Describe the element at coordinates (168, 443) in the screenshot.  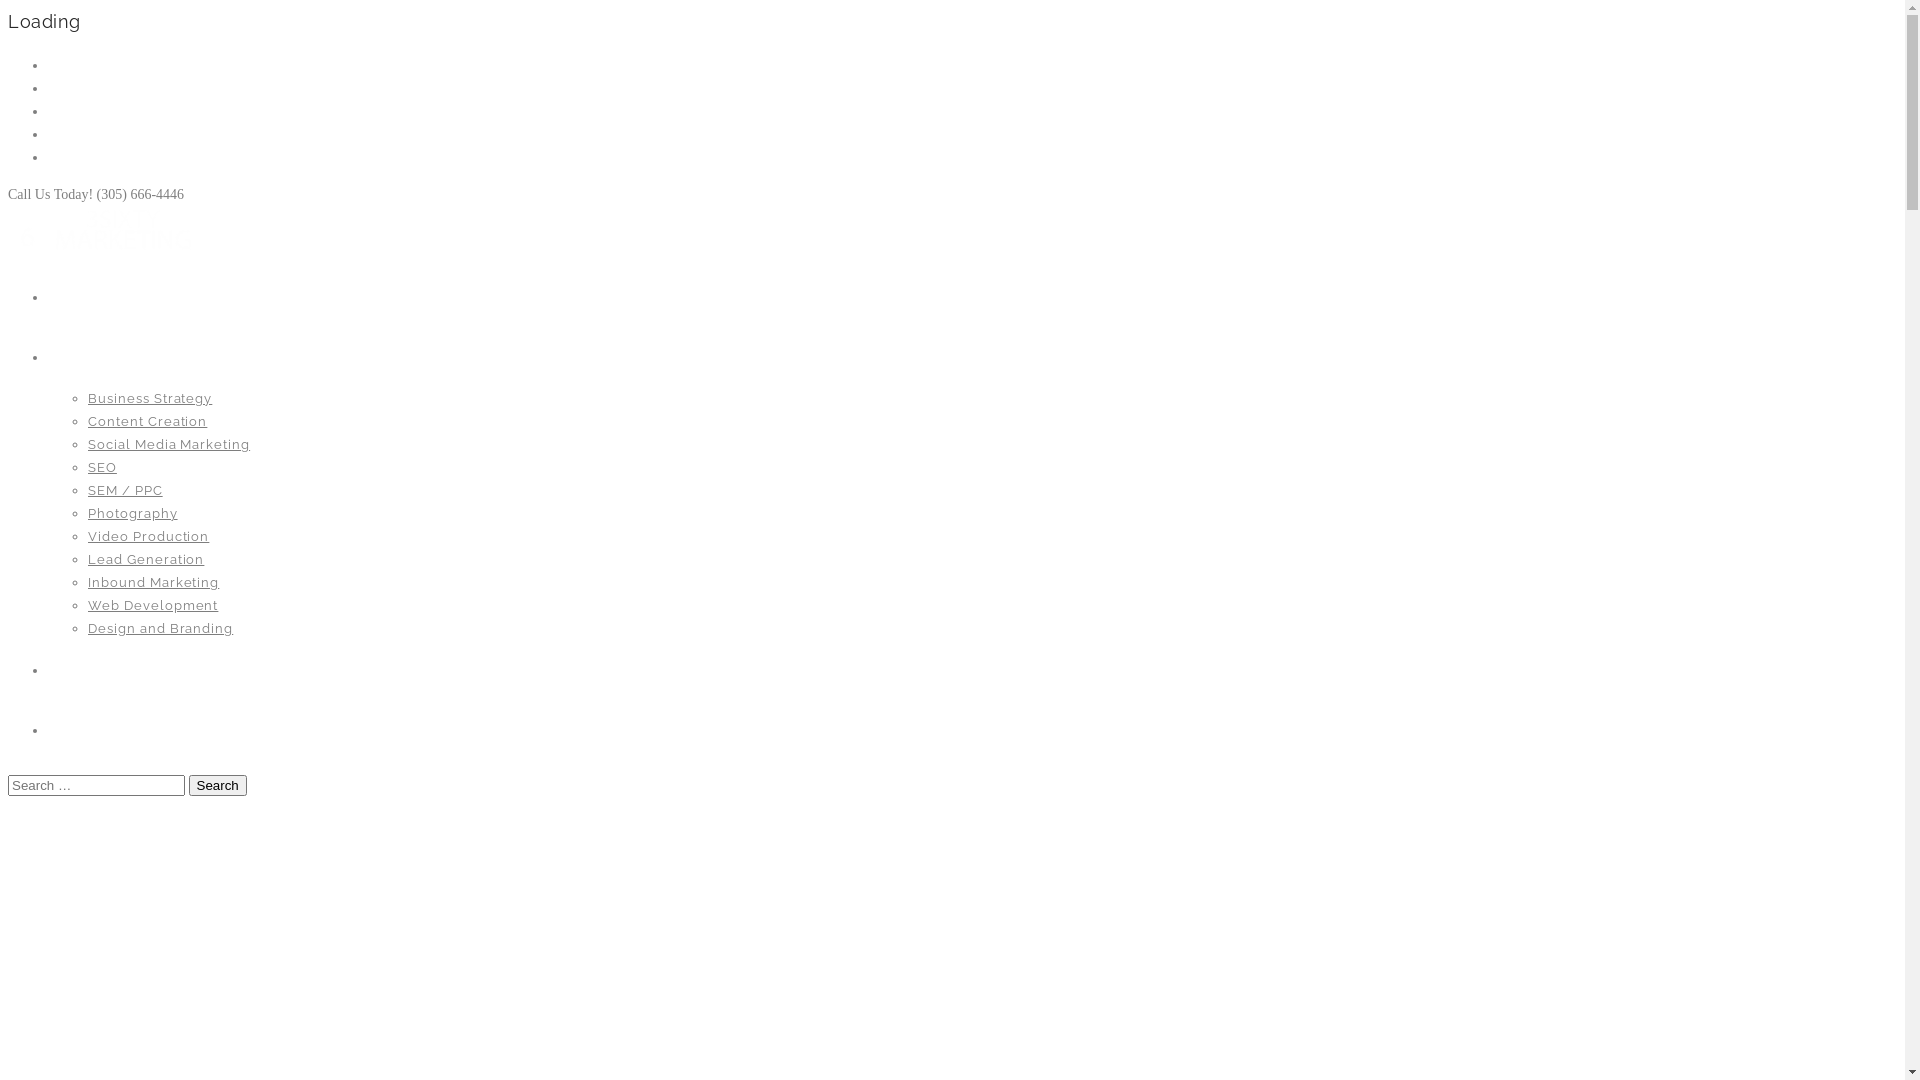
I see `'Social Media Marketing'` at that location.